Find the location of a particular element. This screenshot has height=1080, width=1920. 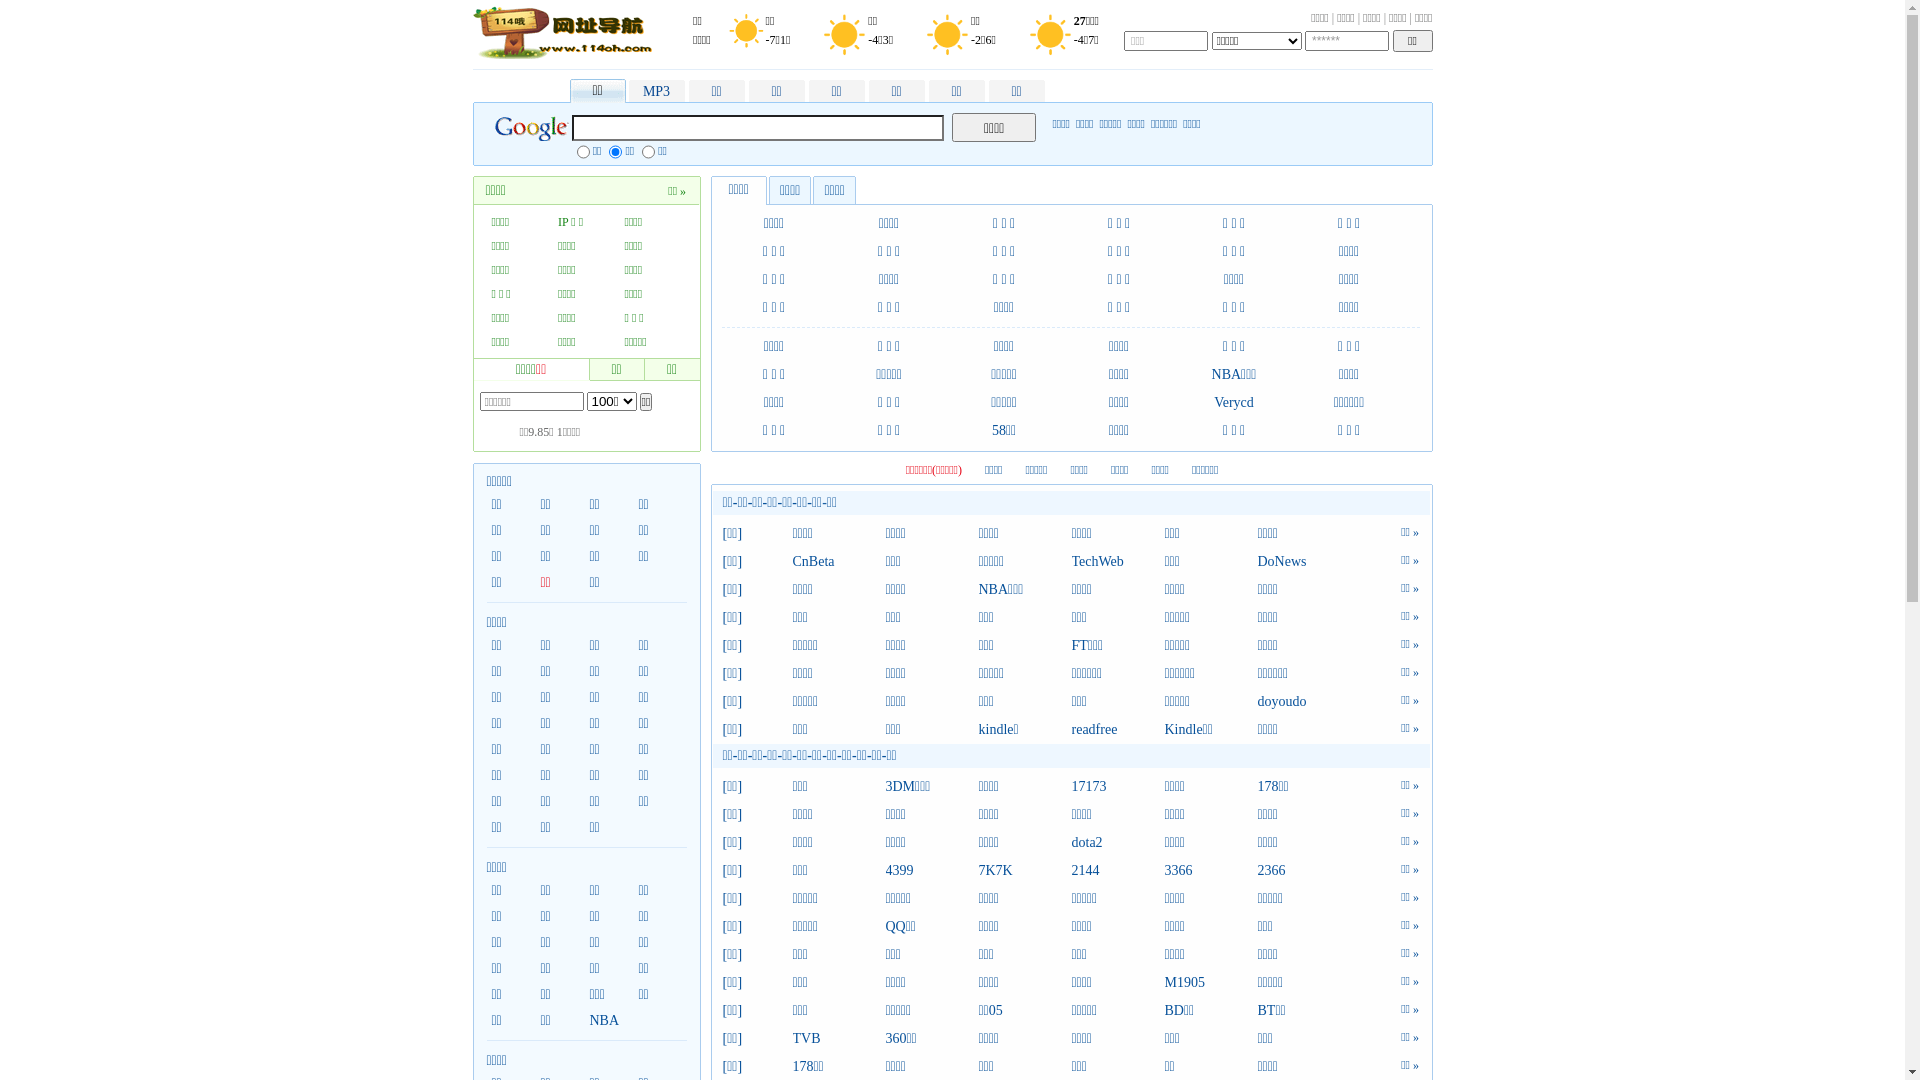

'NBA' is located at coordinates (607, 1021).